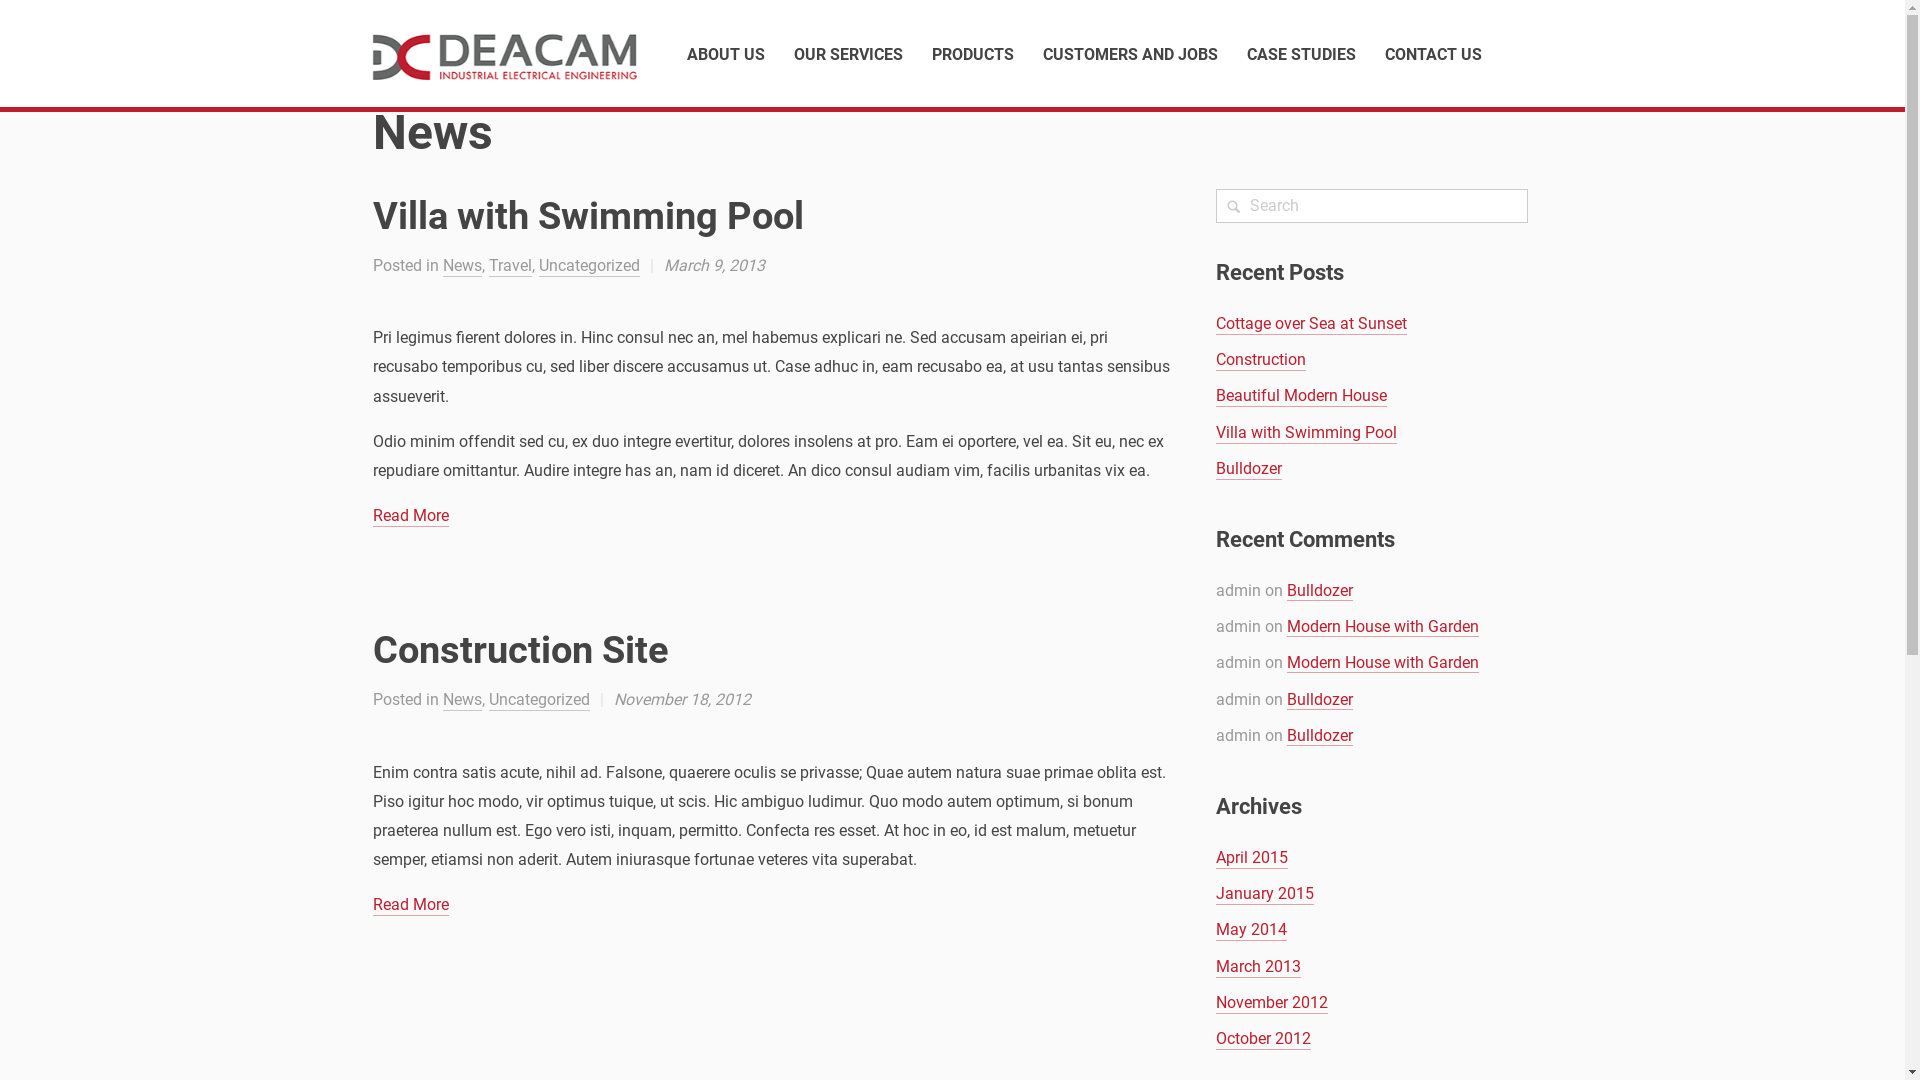 The height and width of the screenshot is (1080, 1920). Describe the element at coordinates (1250, 930) in the screenshot. I see `'May 2014'` at that location.